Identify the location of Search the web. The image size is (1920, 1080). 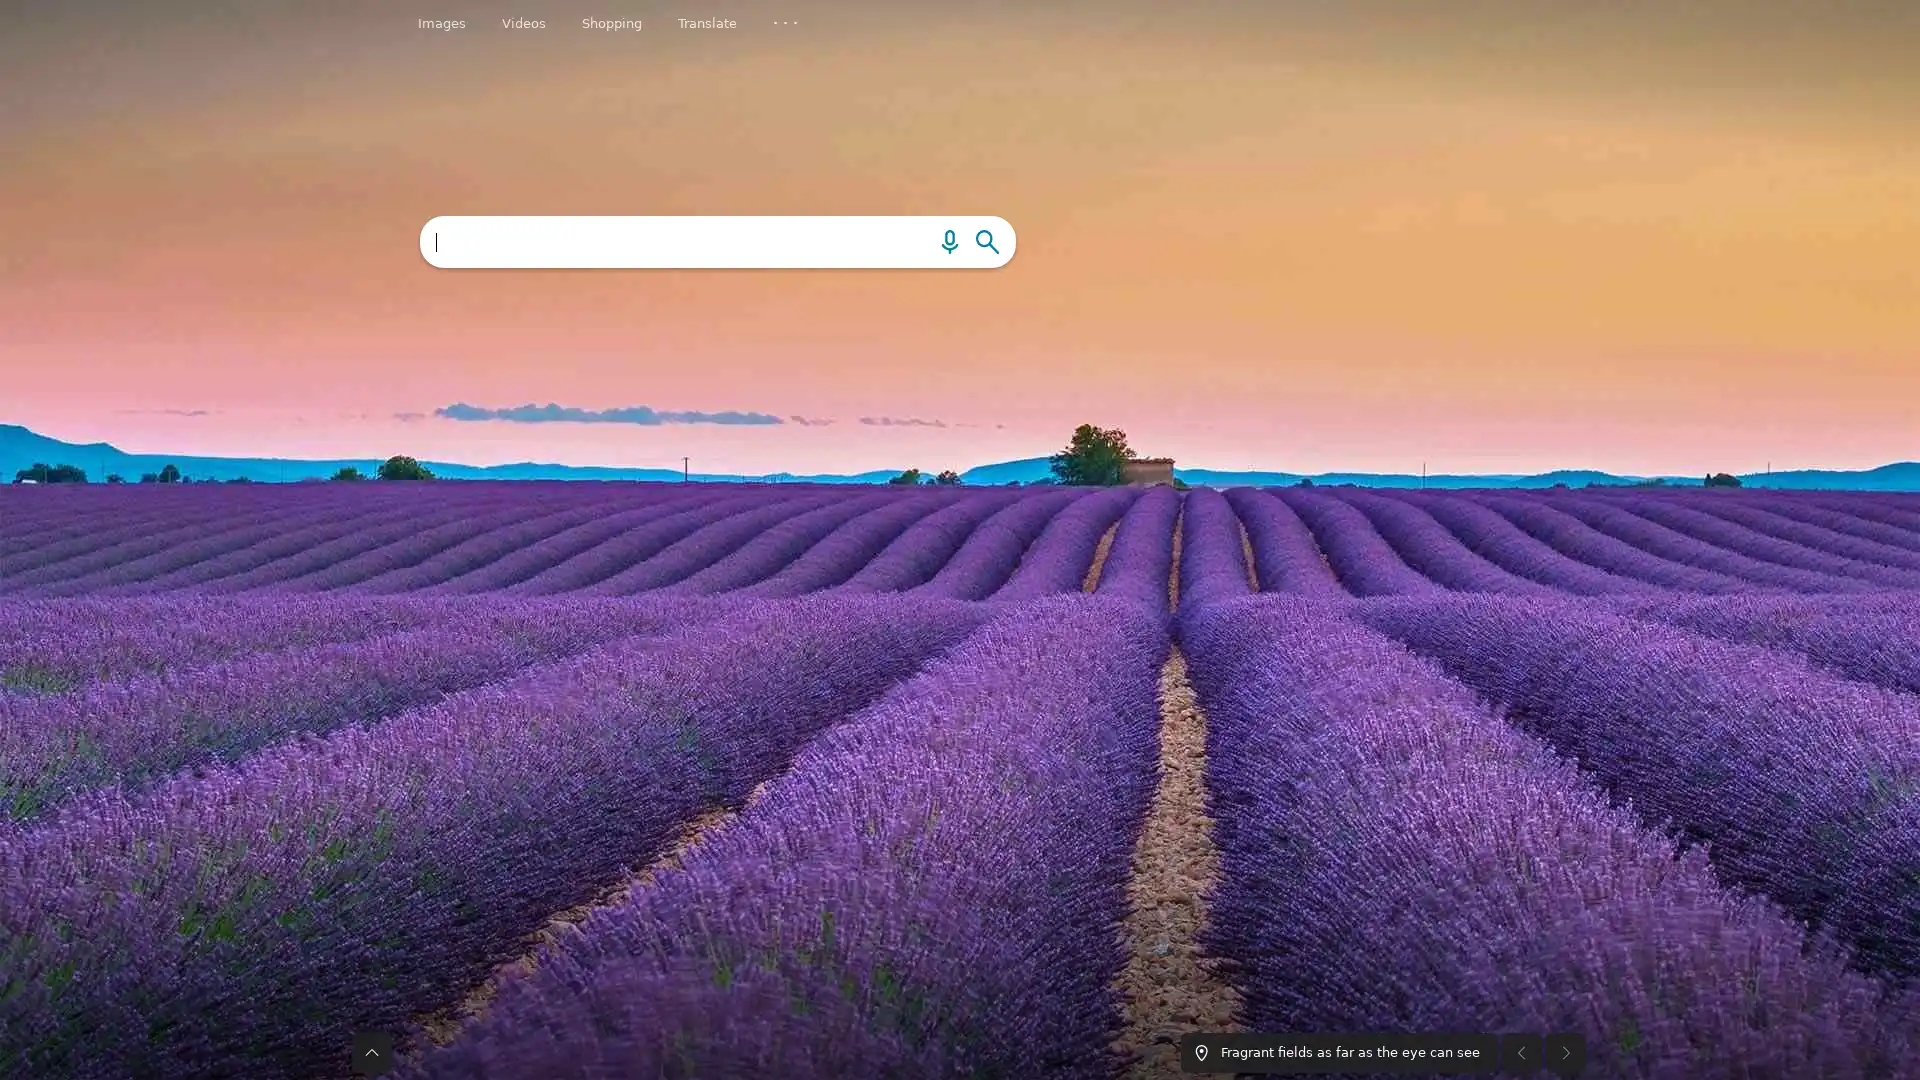
(987, 240).